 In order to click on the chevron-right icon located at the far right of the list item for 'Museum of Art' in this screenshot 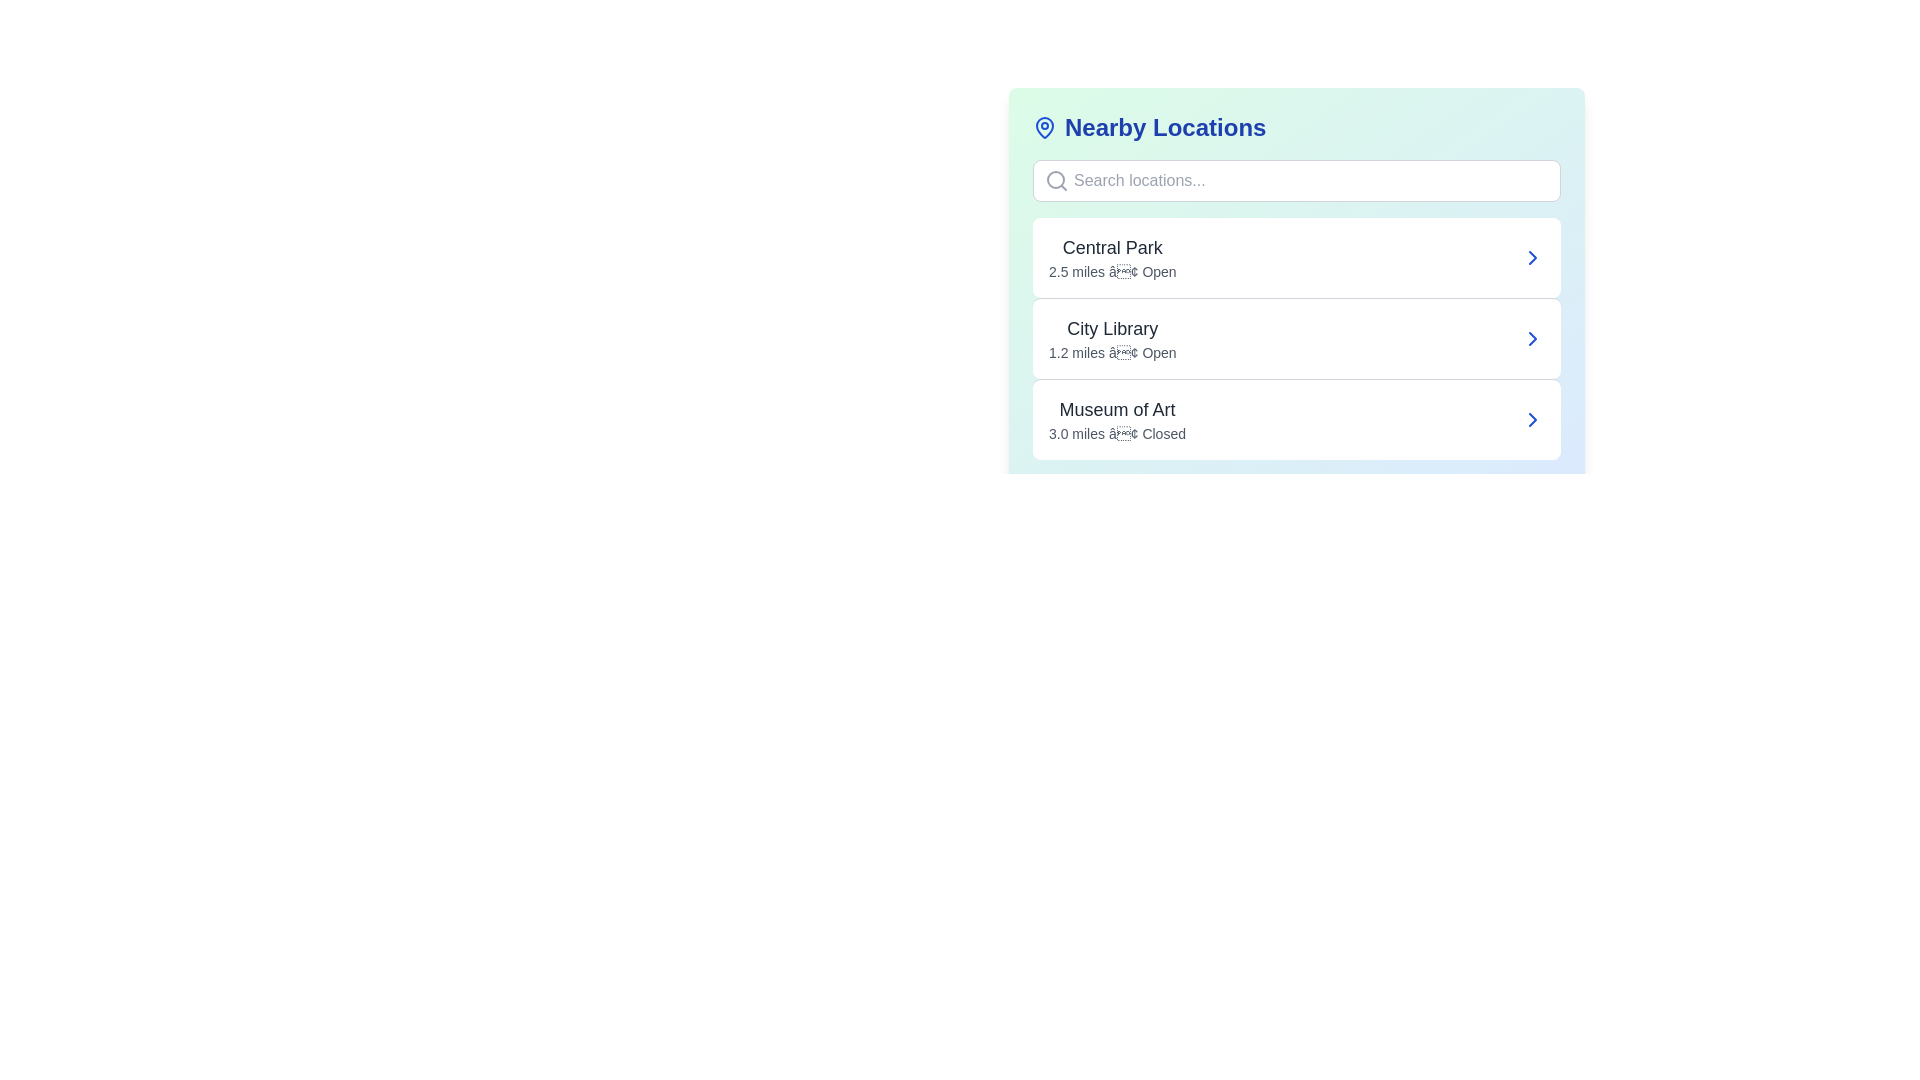, I will do `click(1531, 419)`.